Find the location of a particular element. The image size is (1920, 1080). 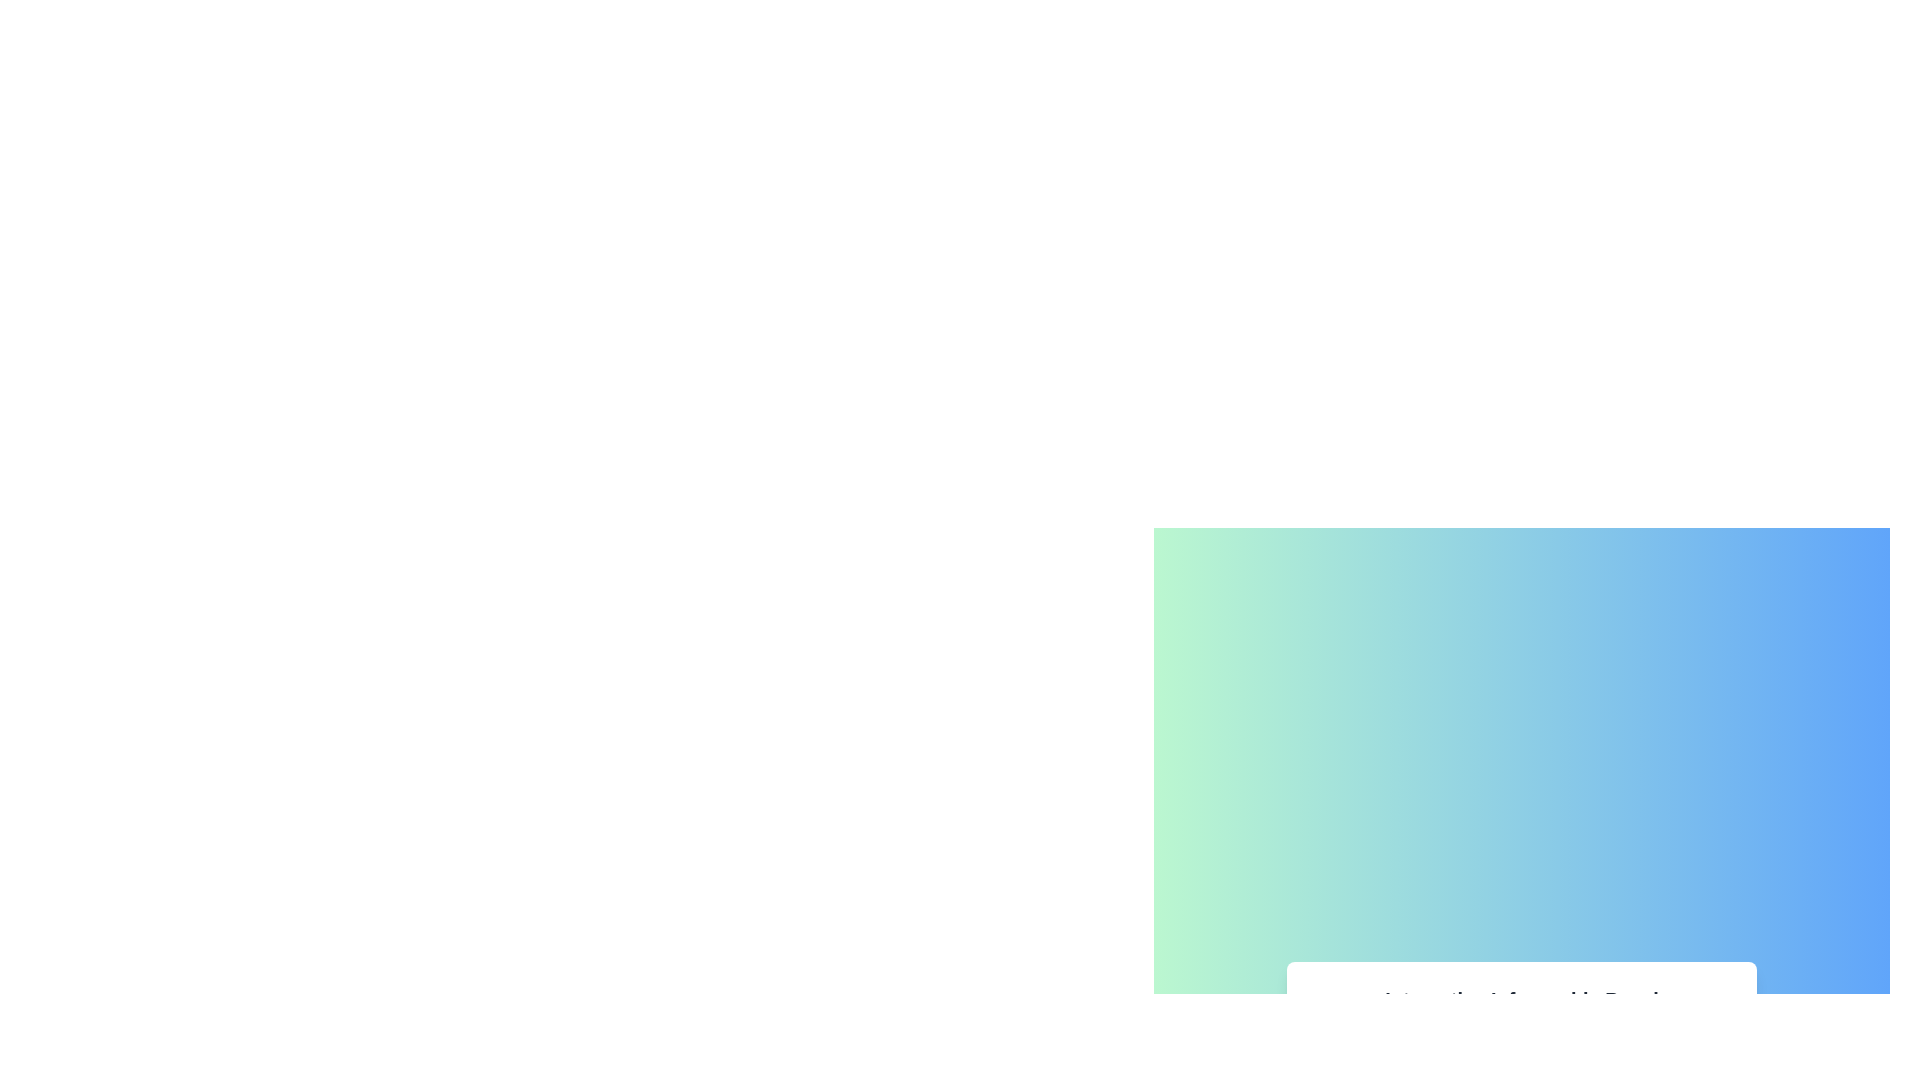

the small circle (Vector Graphics Component) located at the bottom-right of the viewport, which is part of an SVG graphic is located at coordinates (1610, 1040).